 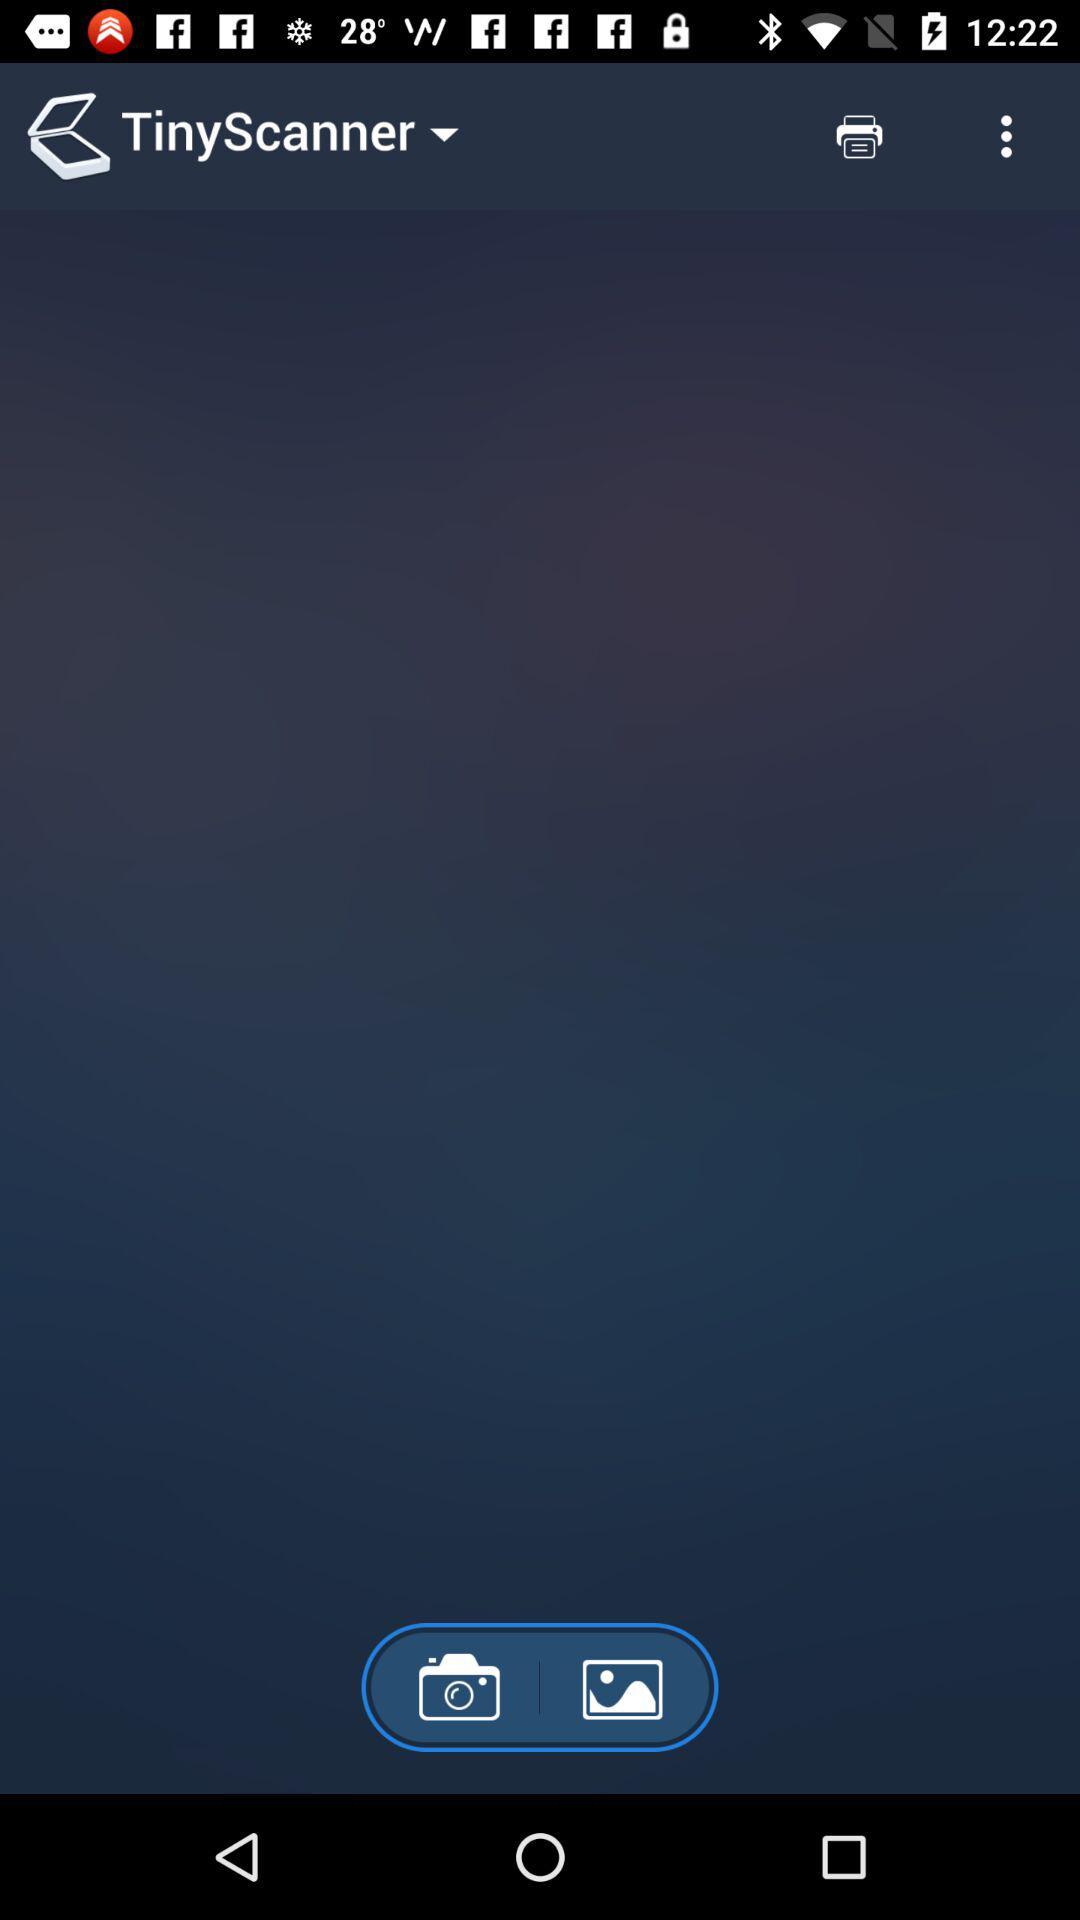 I want to click on the repeat icon, so click(x=858, y=135).